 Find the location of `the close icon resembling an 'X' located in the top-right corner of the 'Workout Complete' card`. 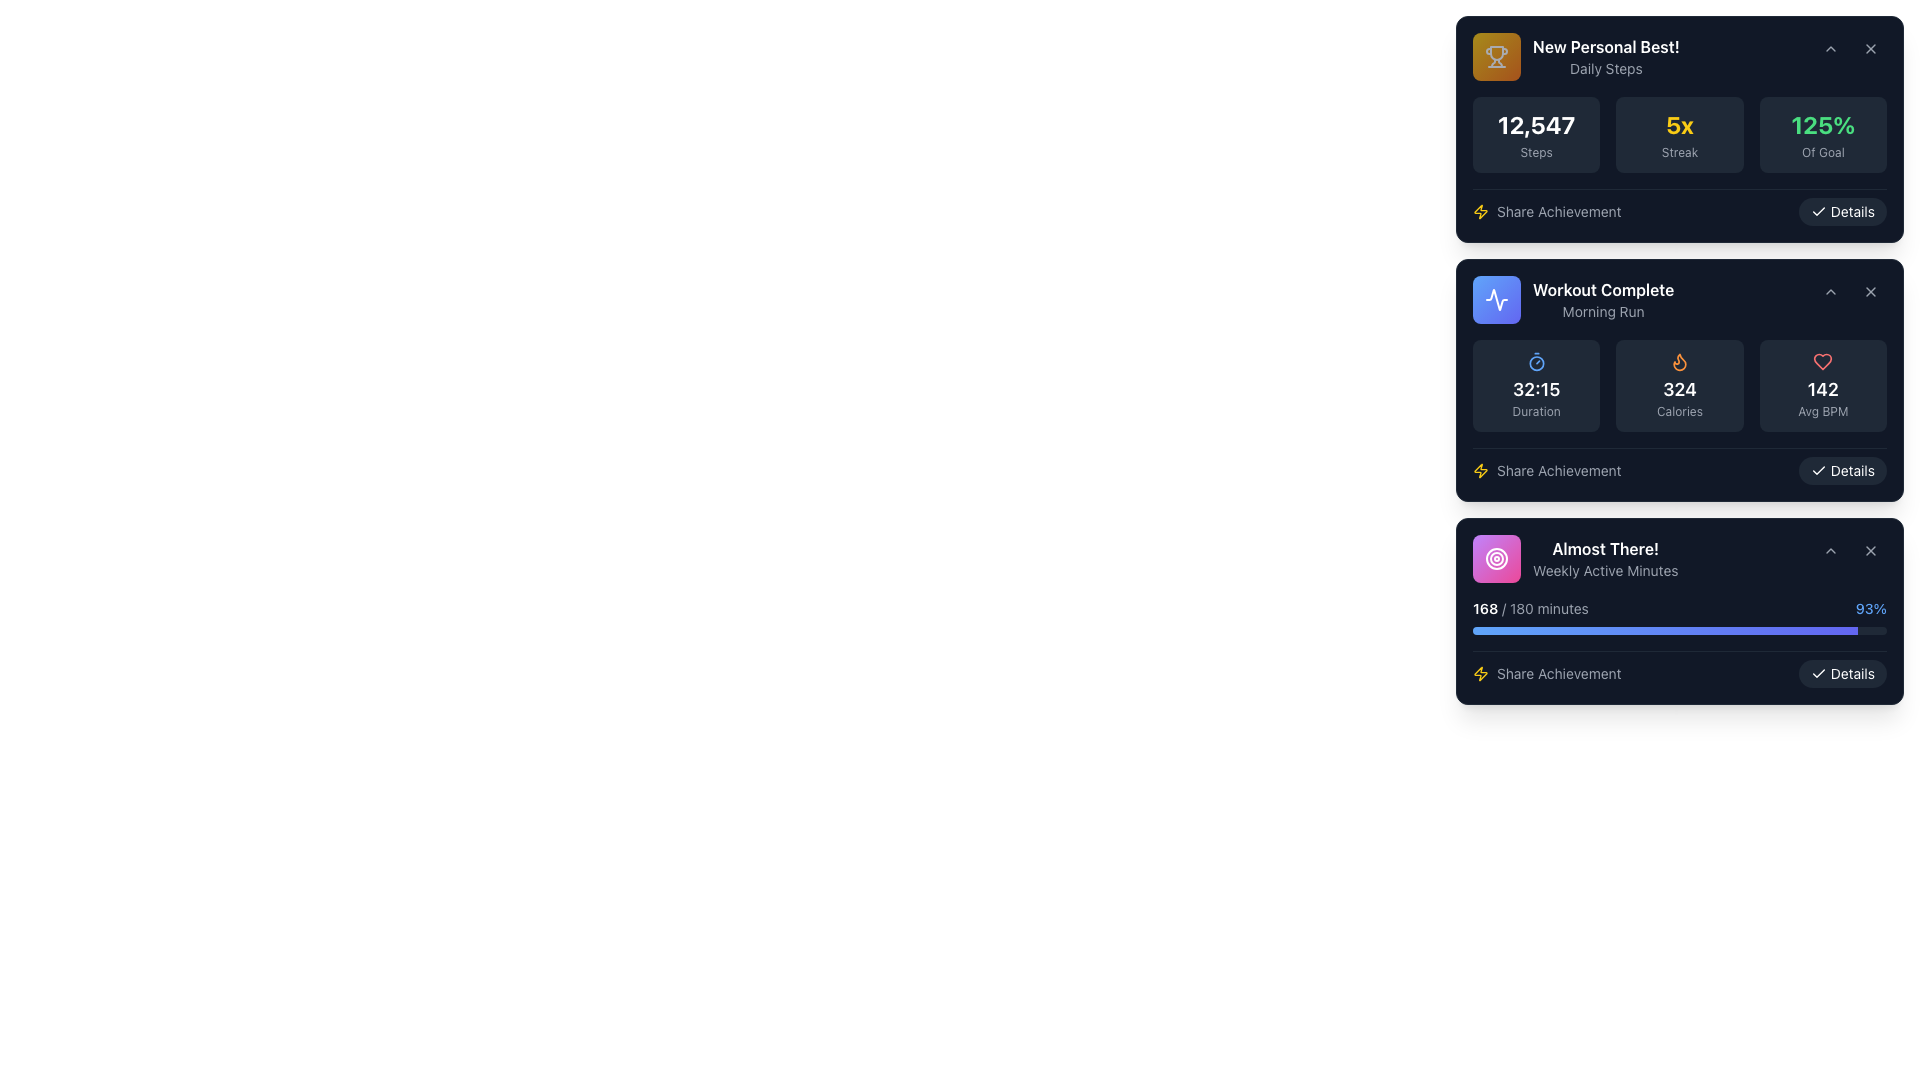

the close icon resembling an 'X' located in the top-right corner of the 'Workout Complete' card is located at coordinates (1870, 292).